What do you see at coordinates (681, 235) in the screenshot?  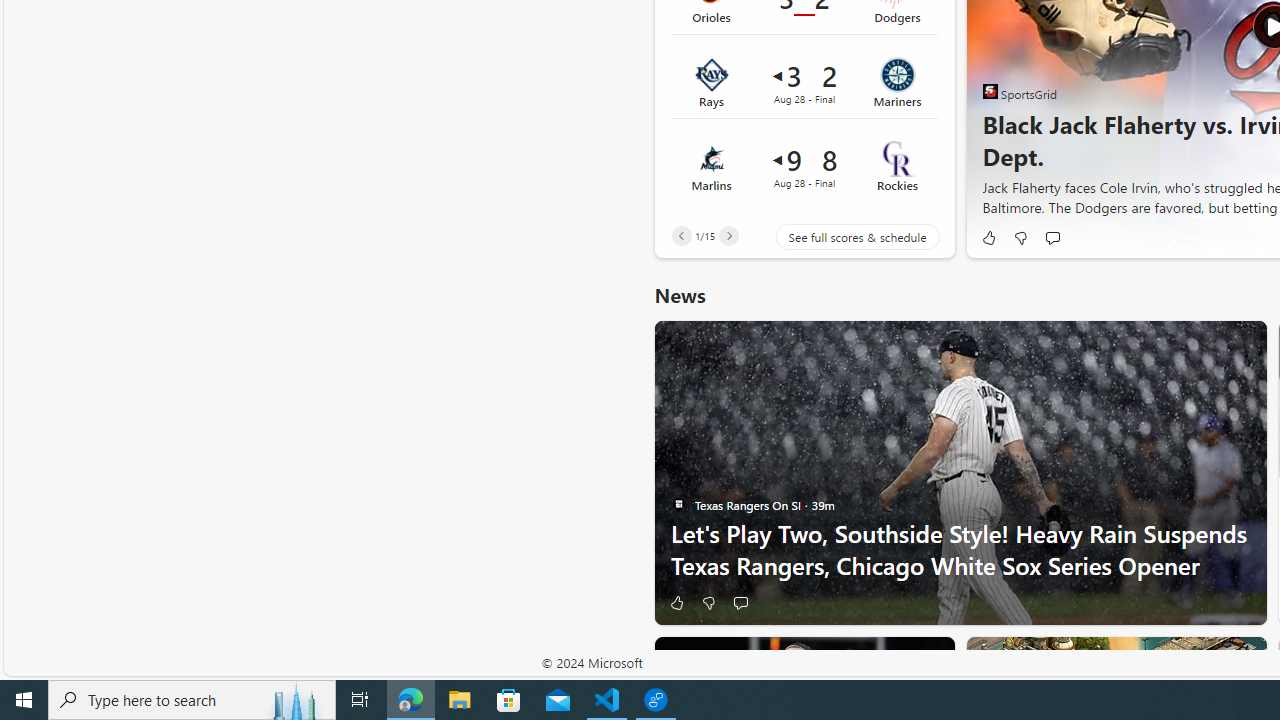 I see `'Previous'` at bounding box center [681, 235].